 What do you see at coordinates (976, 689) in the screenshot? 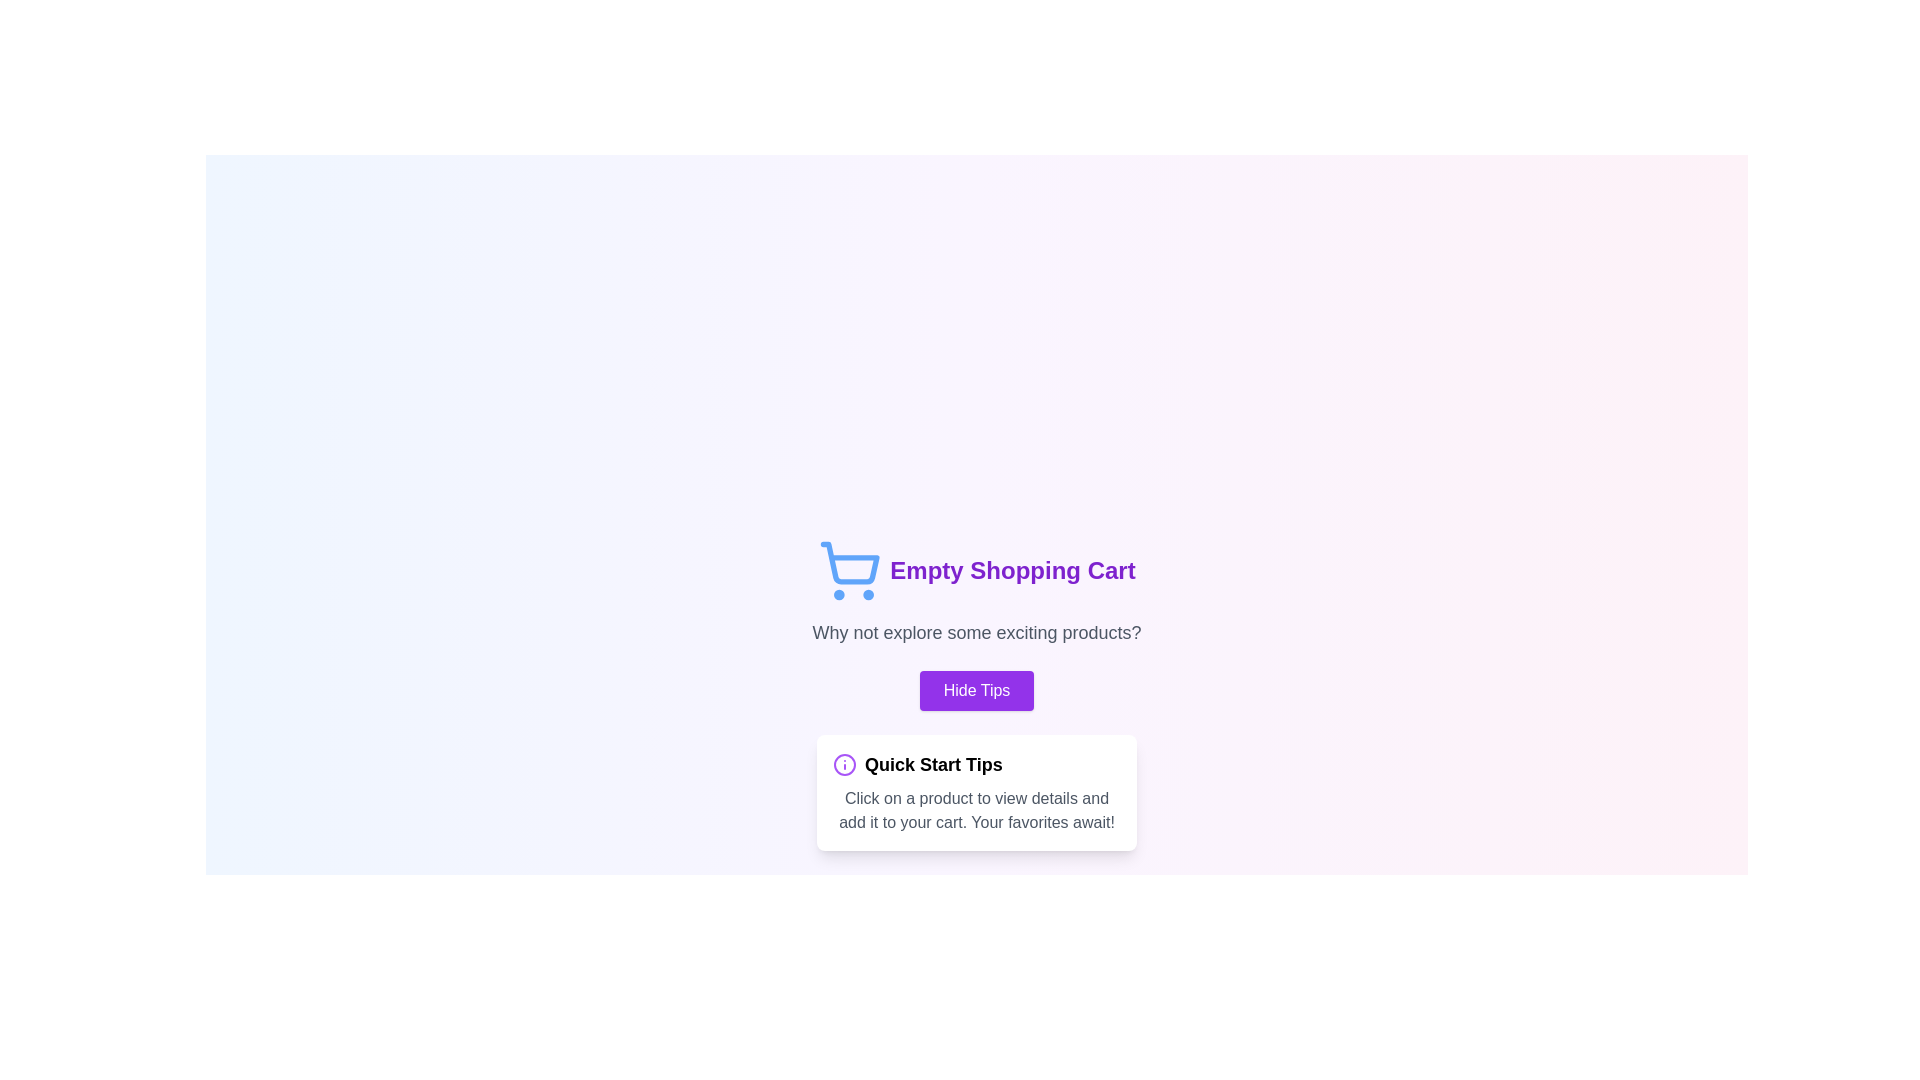
I see `the button located below the text 'Why not explore some exciting products?'` at bounding box center [976, 689].